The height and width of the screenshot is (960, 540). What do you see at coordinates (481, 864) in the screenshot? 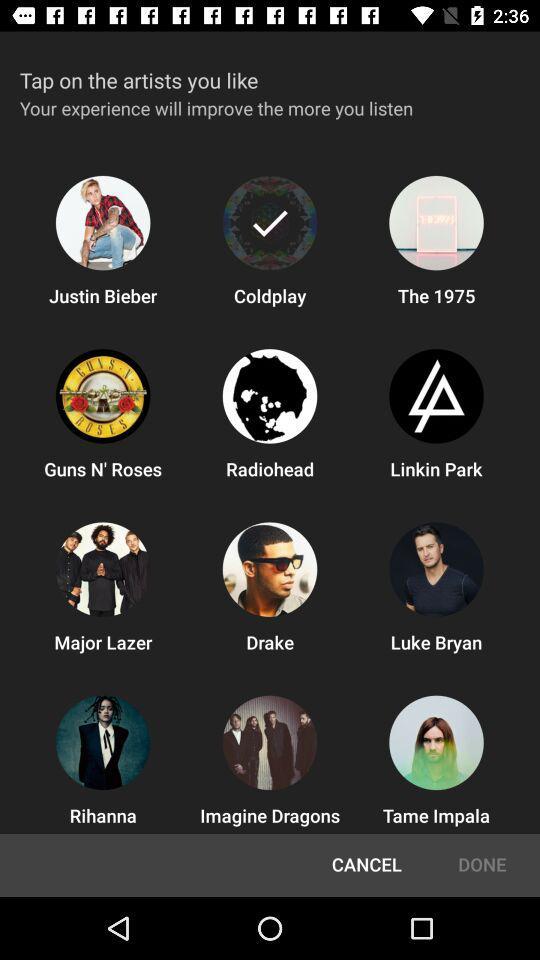
I see `the done item` at bounding box center [481, 864].